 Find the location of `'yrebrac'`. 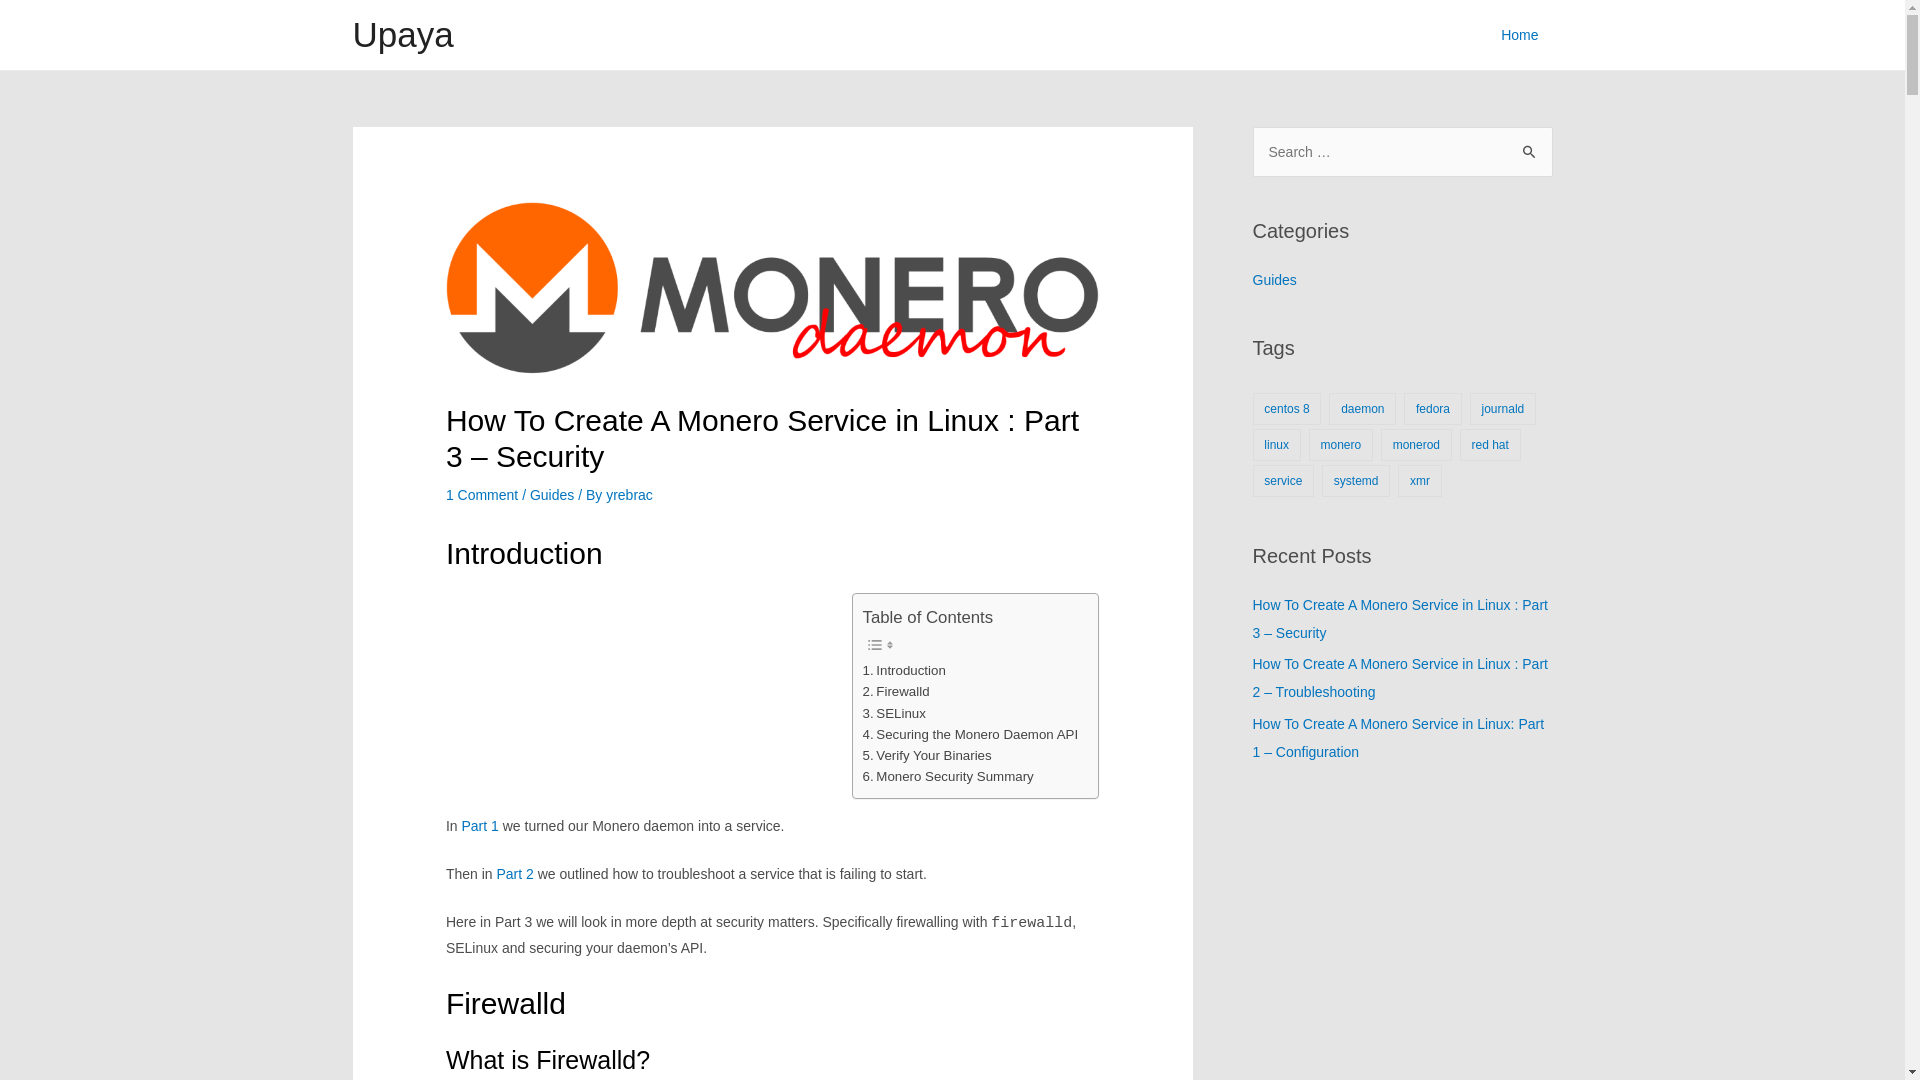

'yrebrac' is located at coordinates (604, 494).